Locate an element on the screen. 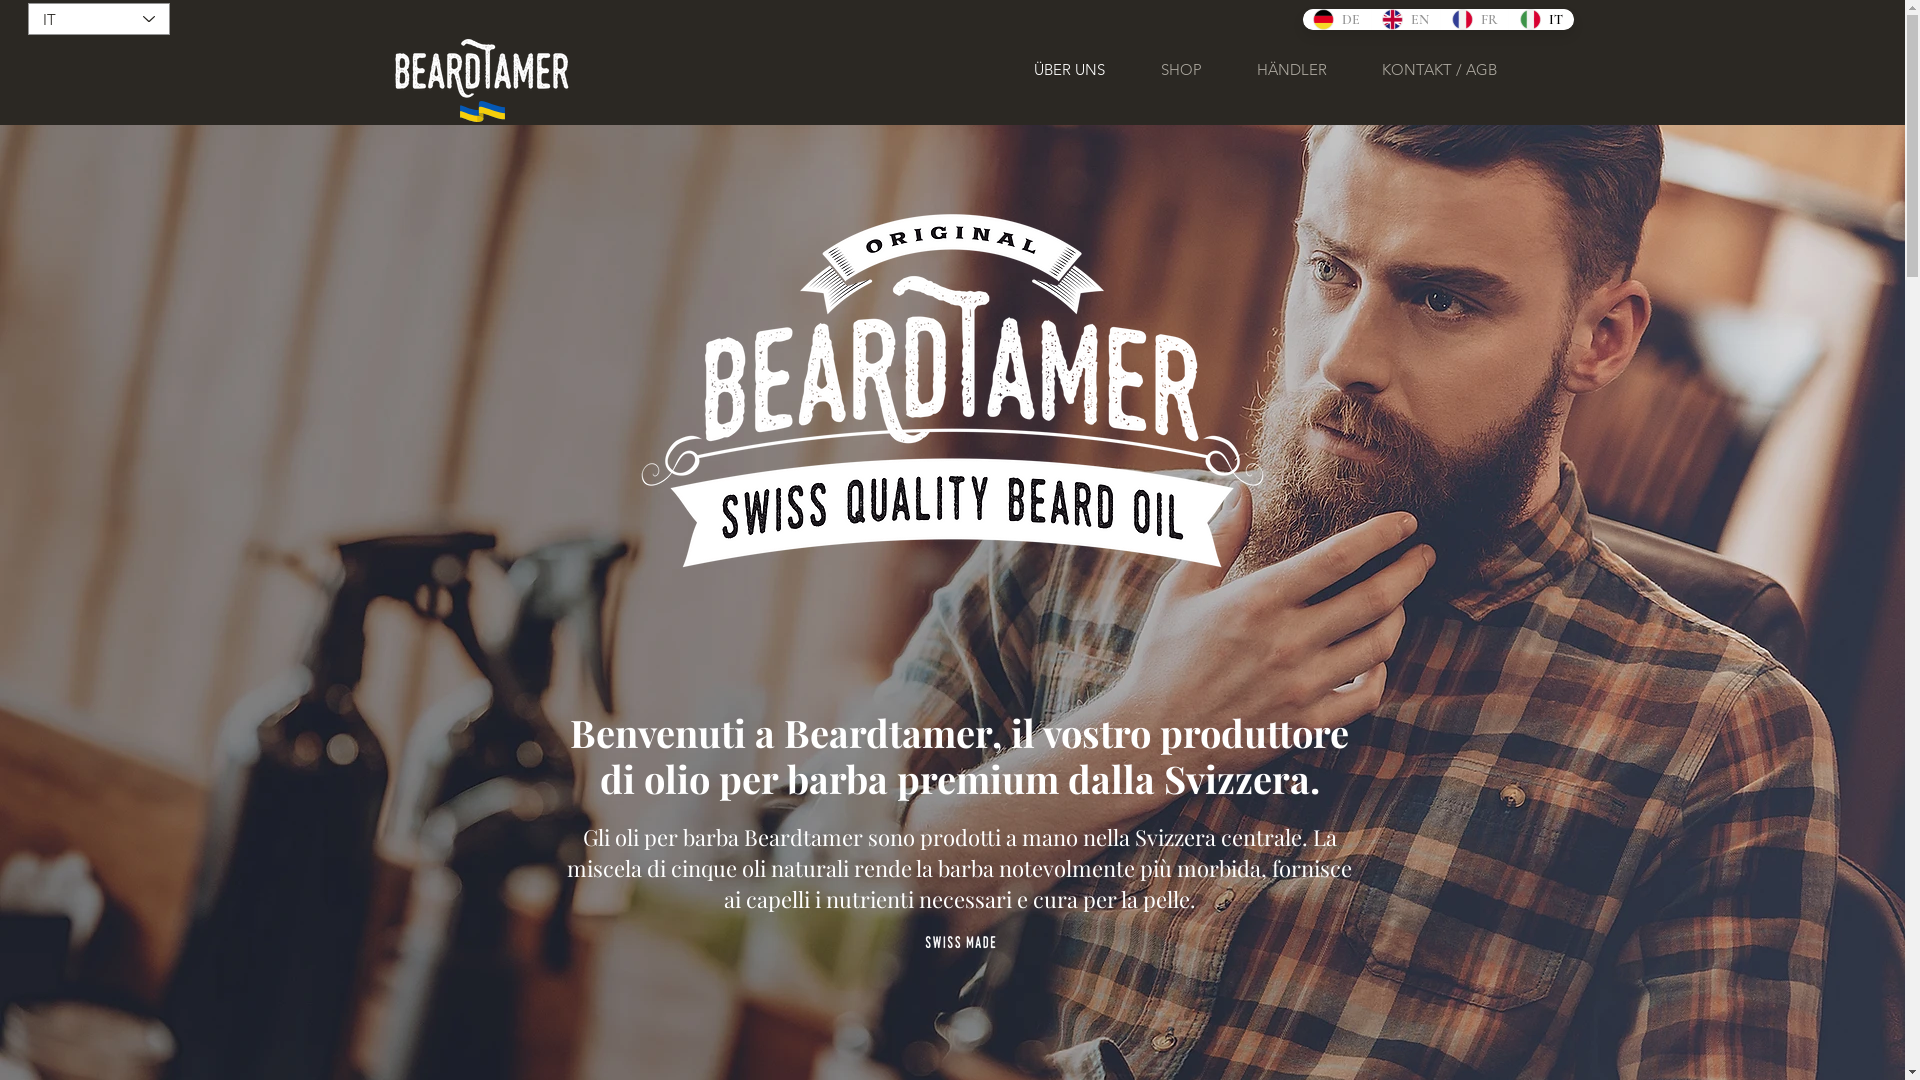  'FR' is located at coordinates (1440, 19).